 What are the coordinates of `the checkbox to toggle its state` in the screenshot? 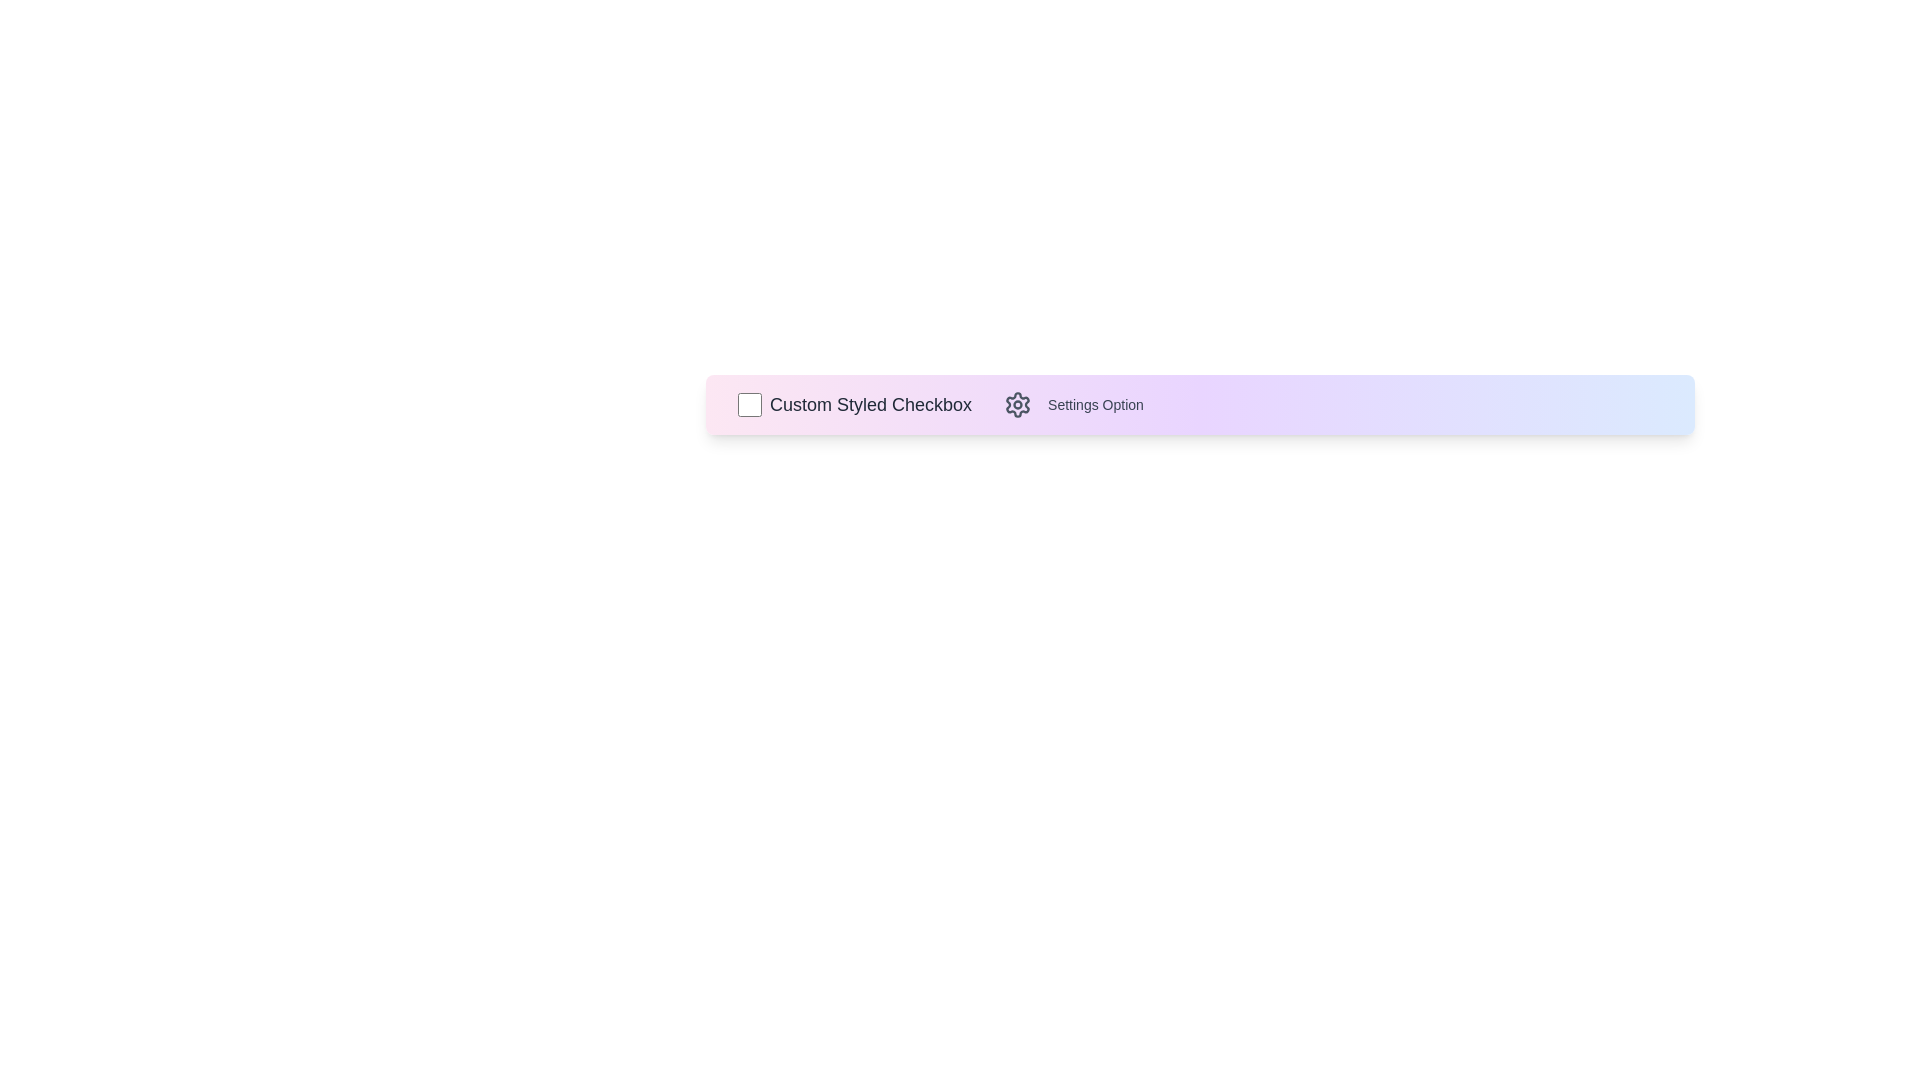 It's located at (748, 405).